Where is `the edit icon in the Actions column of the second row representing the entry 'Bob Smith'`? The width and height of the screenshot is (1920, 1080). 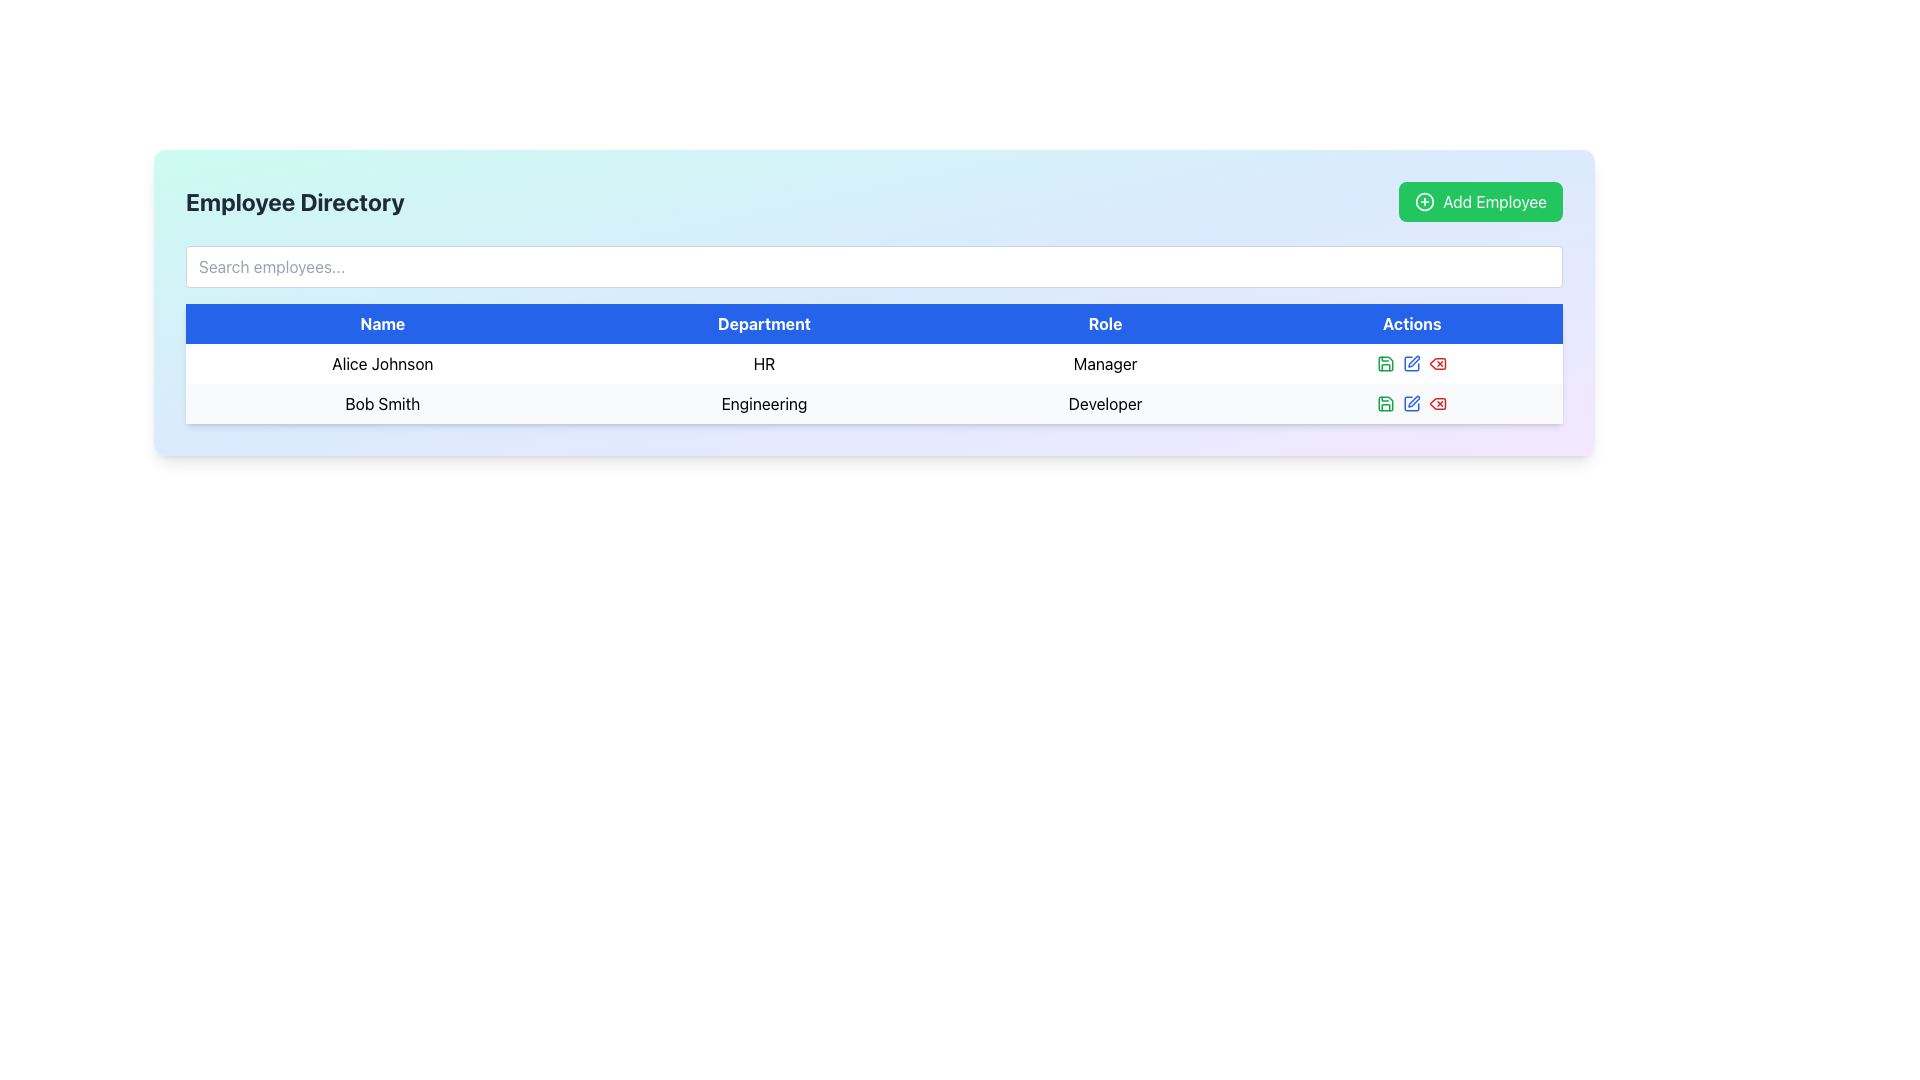 the edit icon in the Actions column of the second row representing the entry 'Bob Smith' is located at coordinates (1411, 404).